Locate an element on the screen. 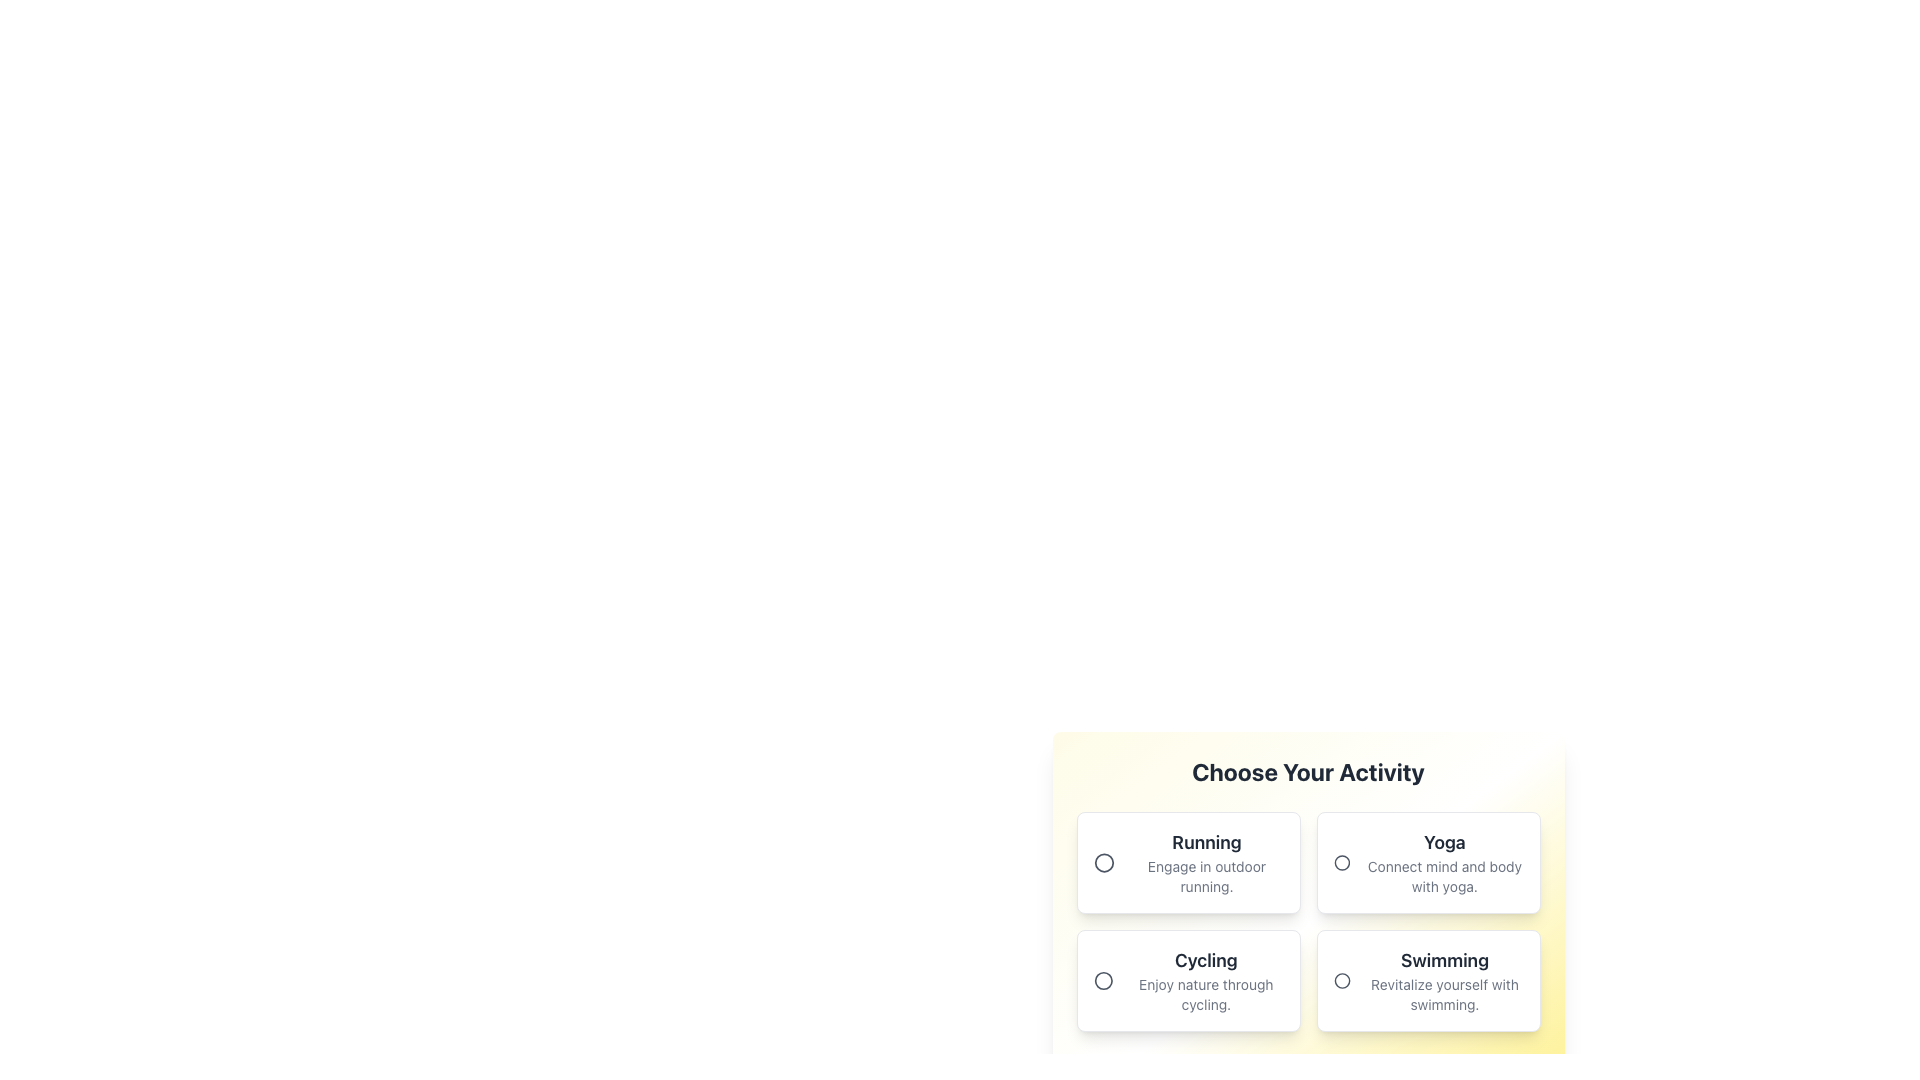  text from the 'Yoga' Text Block element, which is located in the right column of the second row of the 2x2 option cards labeled 'Choose Your Activity' is located at coordinates (1444, 862).